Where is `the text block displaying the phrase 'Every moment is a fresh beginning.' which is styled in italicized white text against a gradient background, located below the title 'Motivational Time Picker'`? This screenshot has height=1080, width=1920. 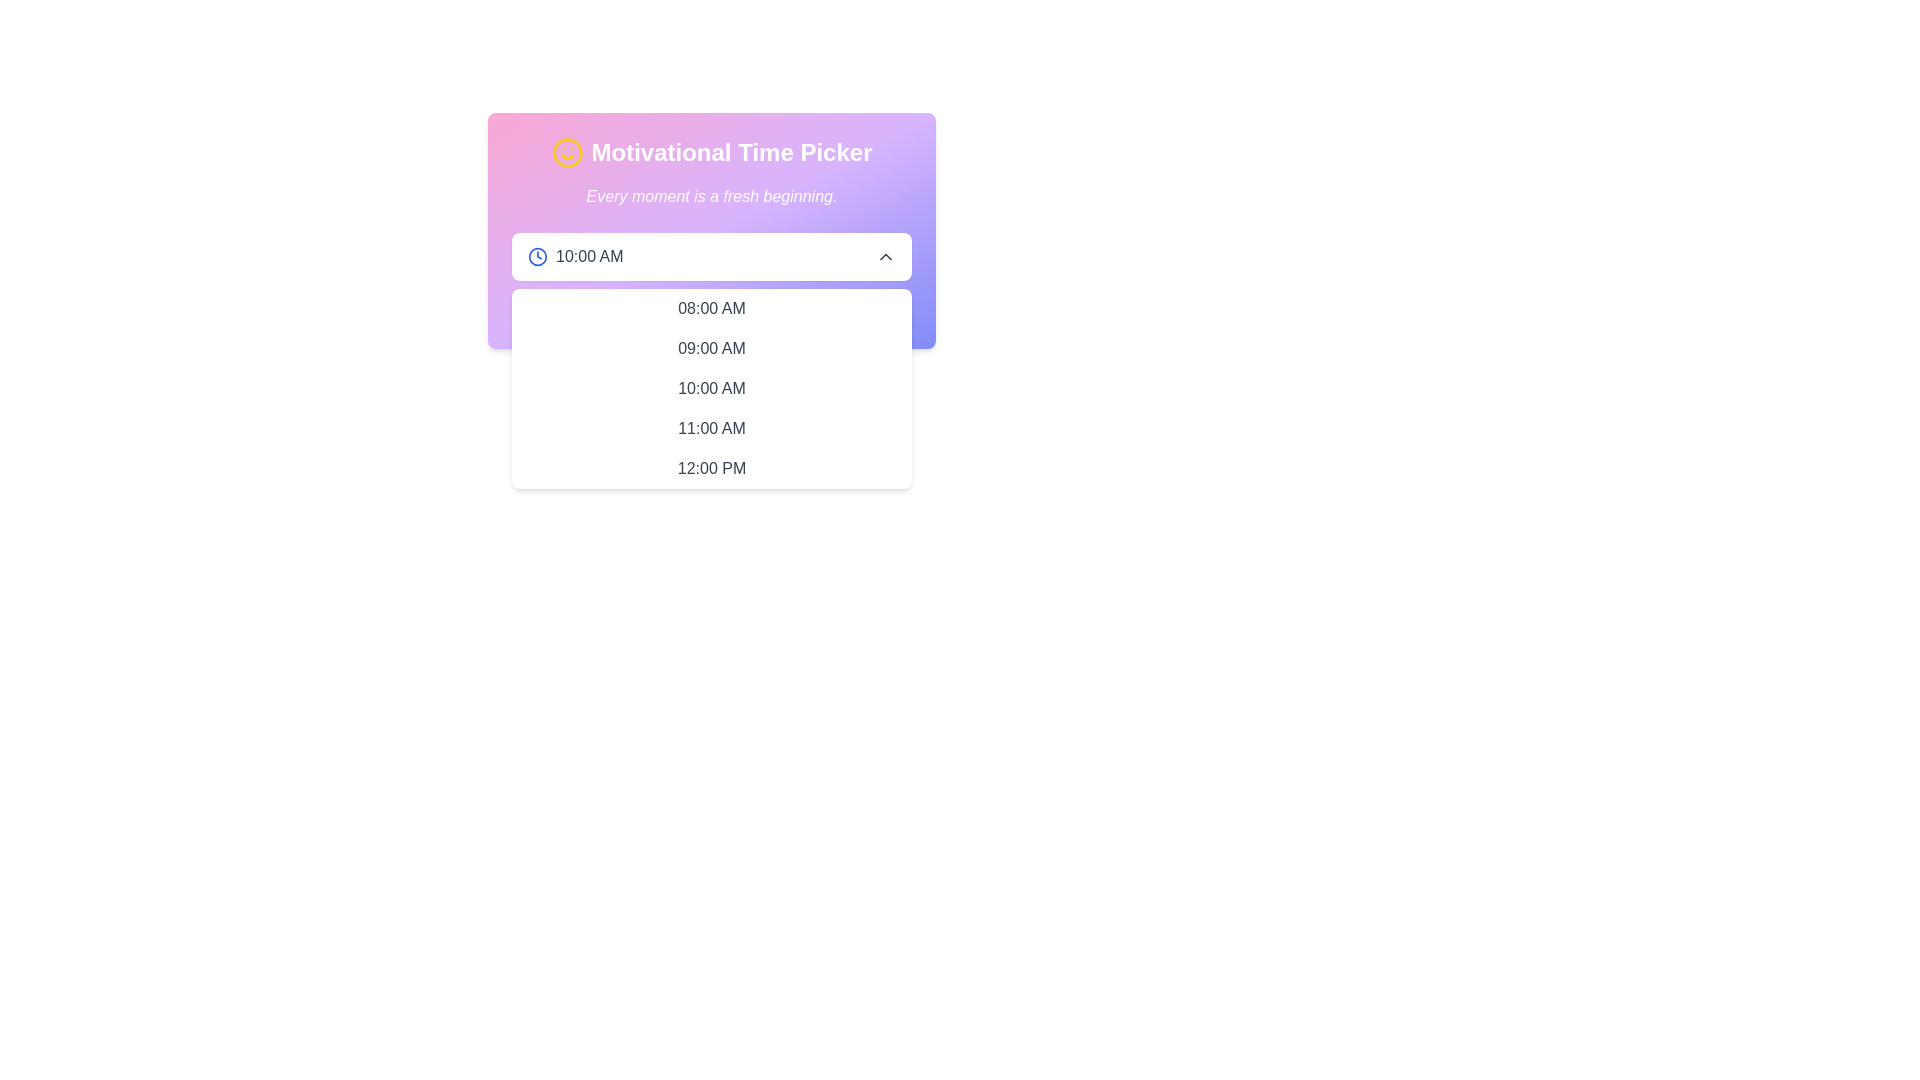
the text block displaying the phrase 'Every moment is a fresh beginning.' which is styled in italicized white text against a gradient background, located below the title 'Motivational Time Picker' is located at coordinates (711, 196).